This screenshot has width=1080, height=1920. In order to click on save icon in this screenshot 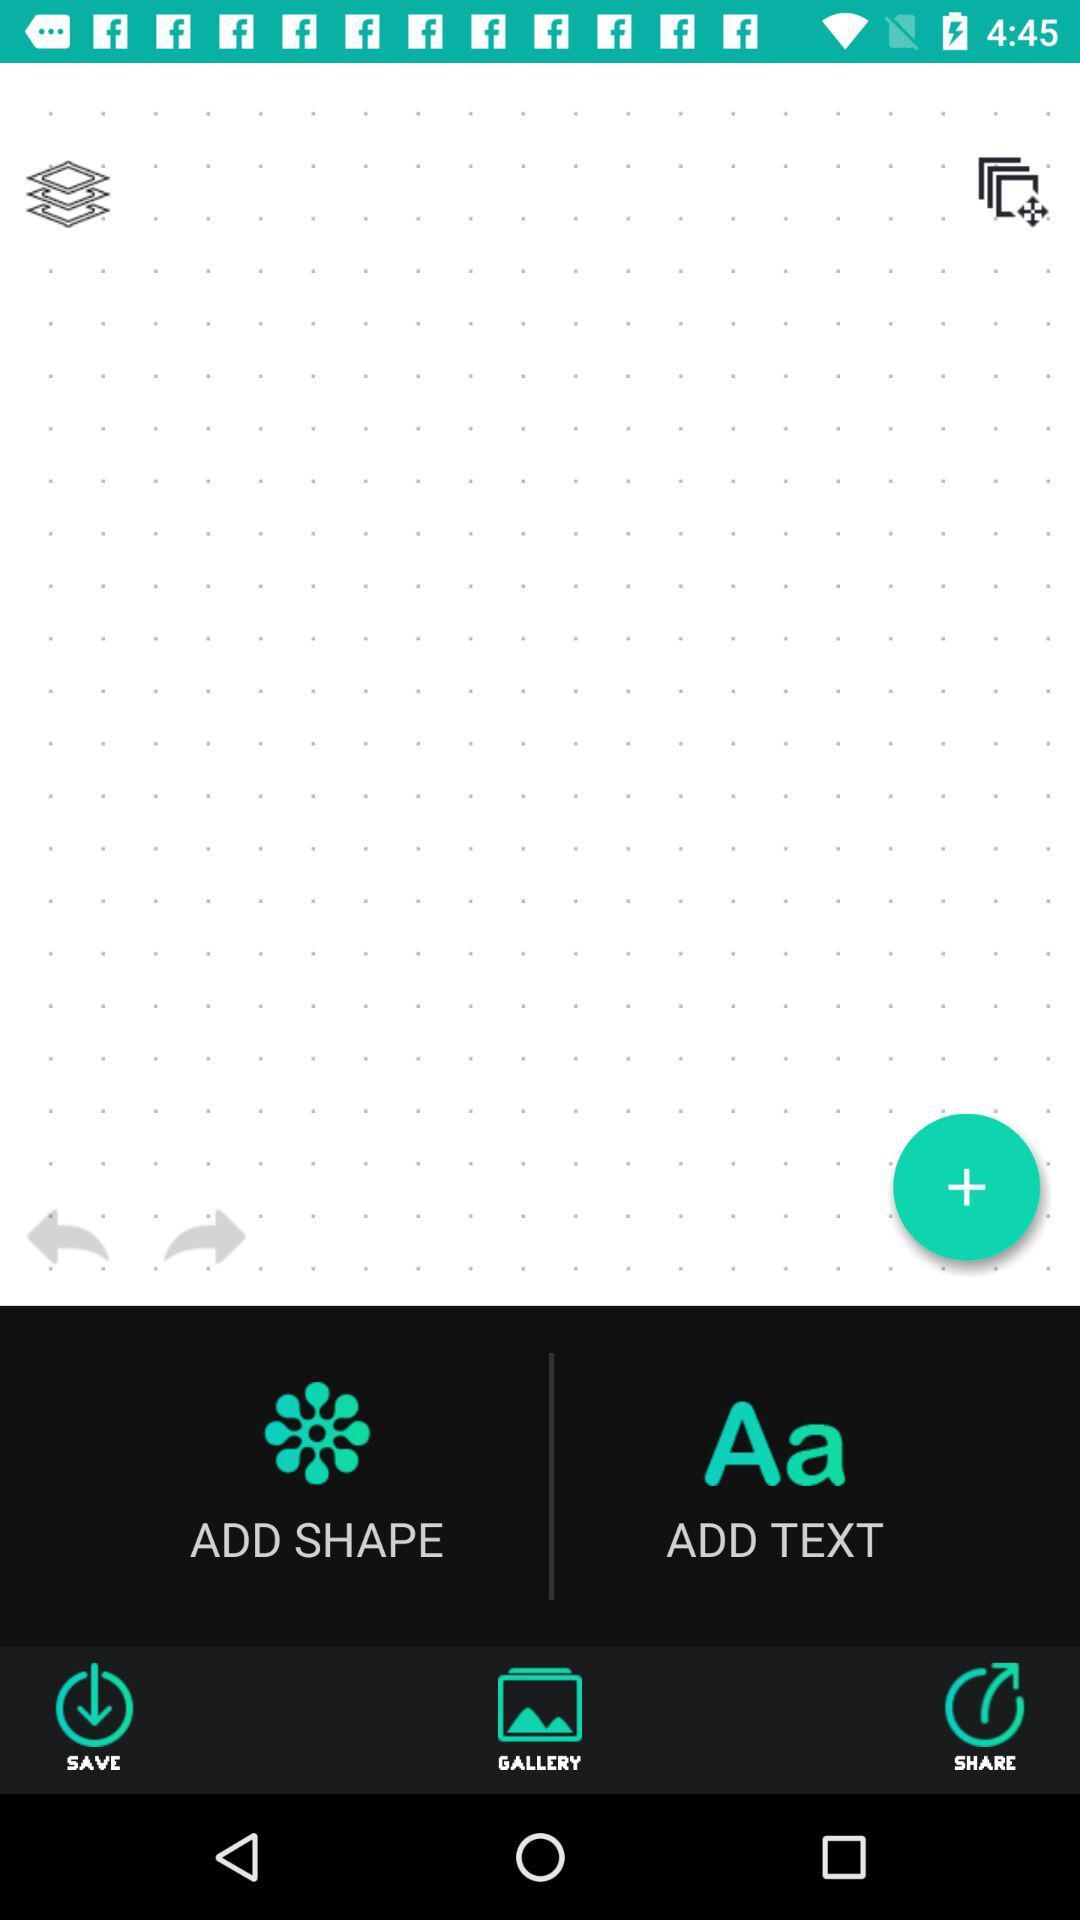, I will do `click(94, 1719)`.